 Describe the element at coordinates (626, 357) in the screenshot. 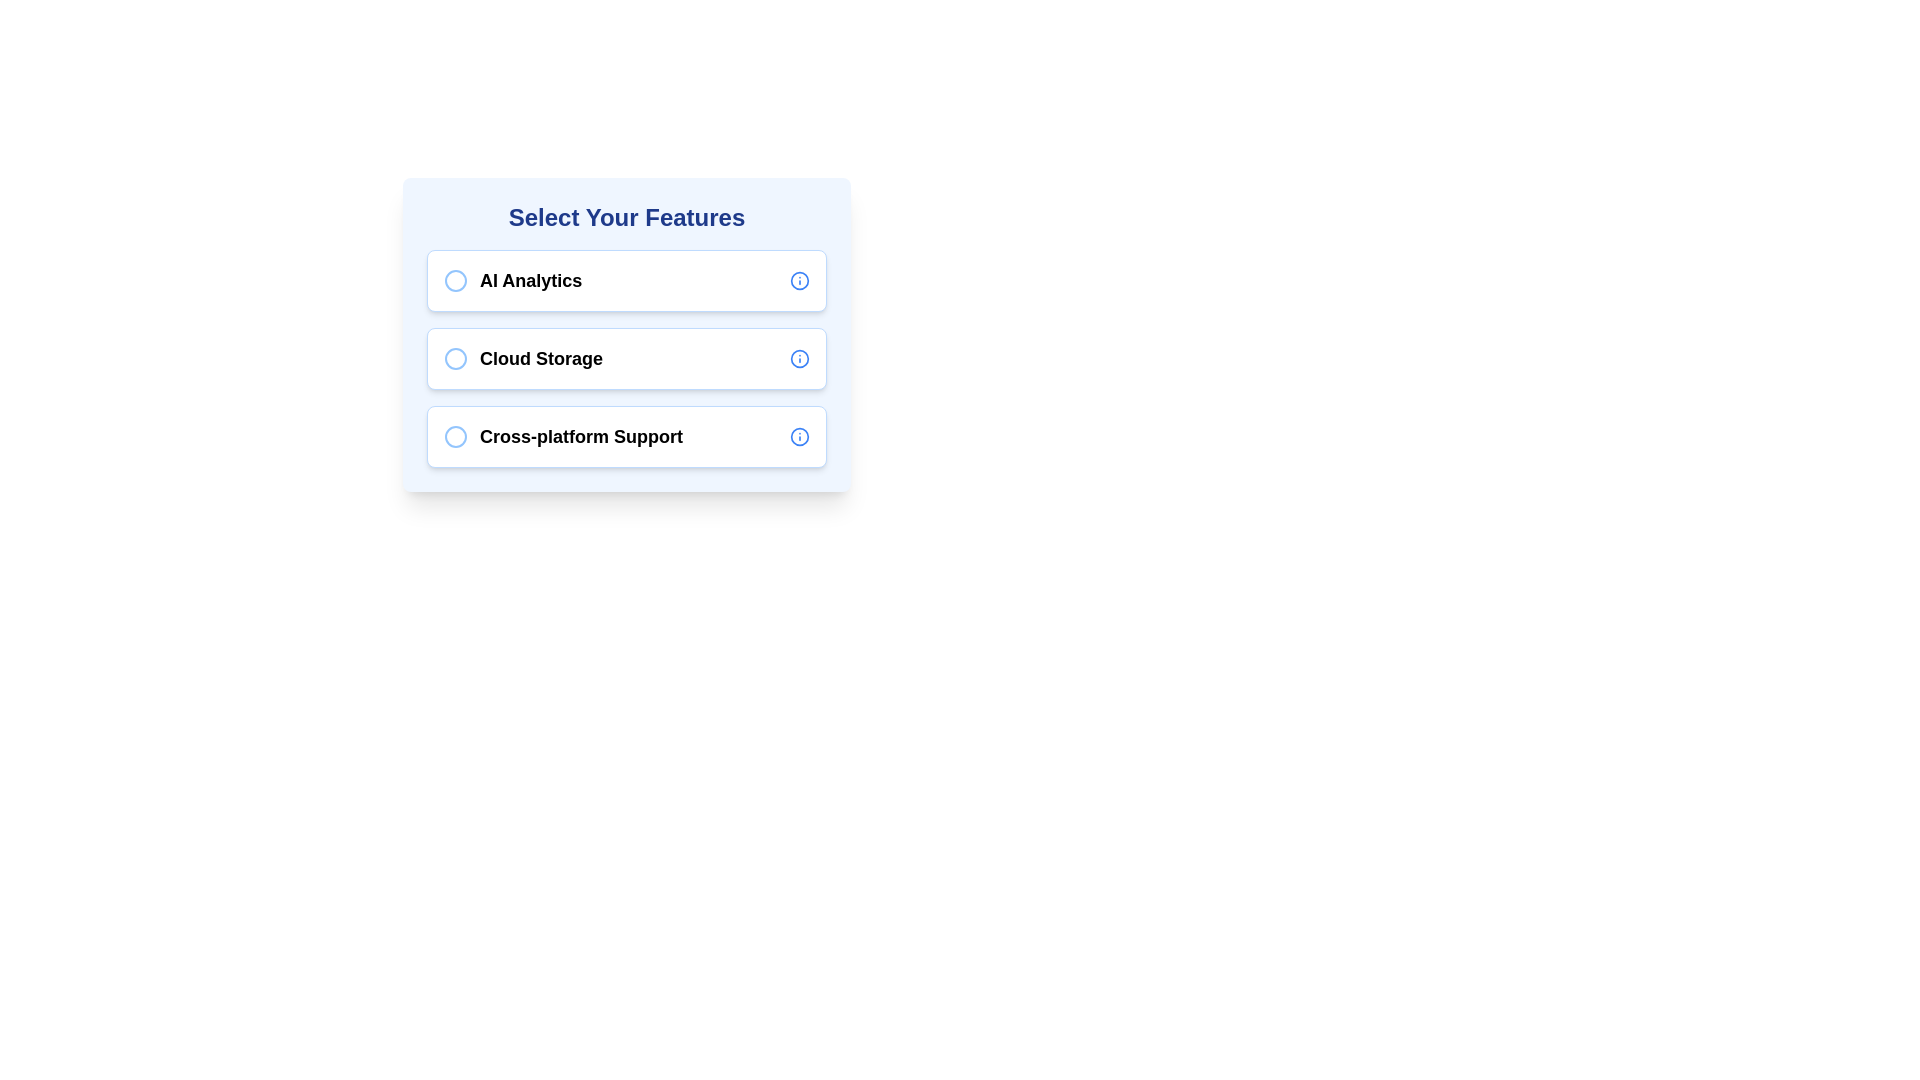

I see `the left circle of the second selectable item card in the 'Select Your Features' list` at that location.